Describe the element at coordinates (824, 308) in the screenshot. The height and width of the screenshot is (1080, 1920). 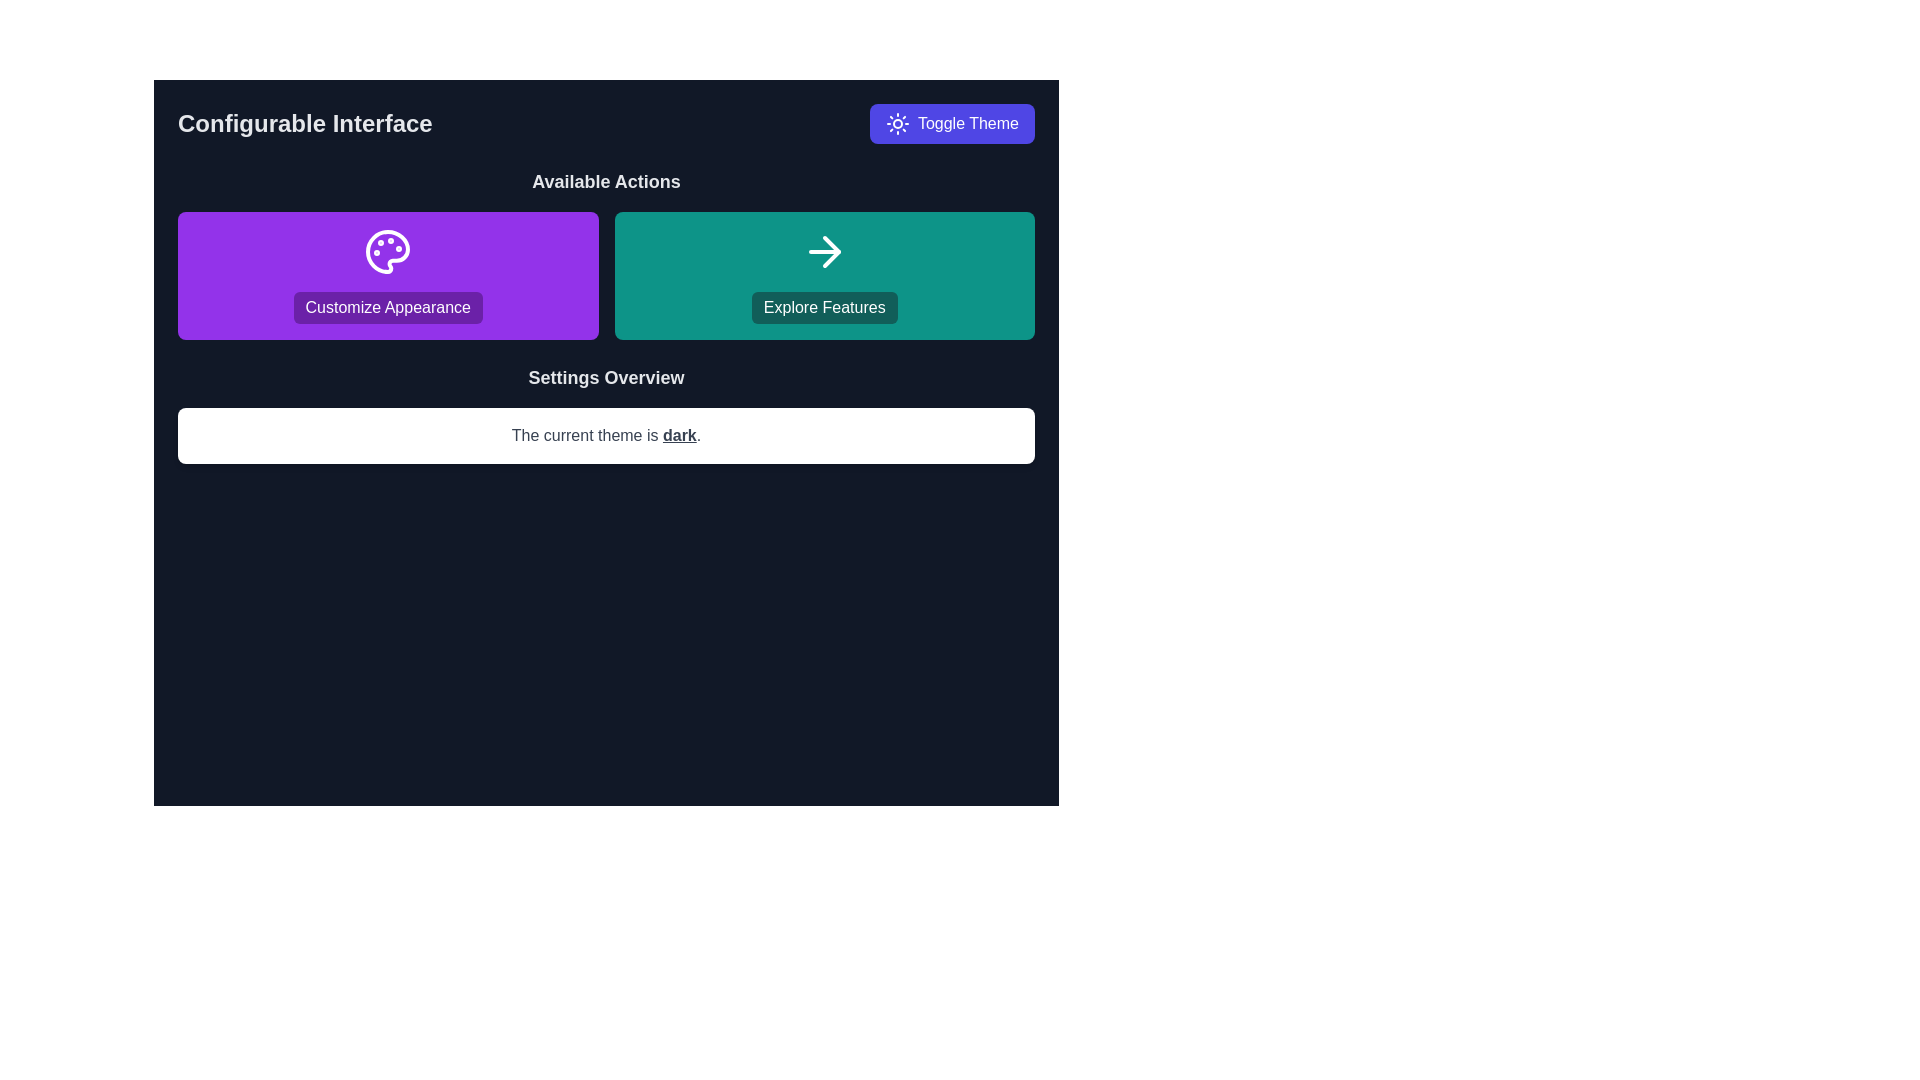
I see `the 'Explore Features' button with a teal background located in the 'Available Actions' section` at that location.